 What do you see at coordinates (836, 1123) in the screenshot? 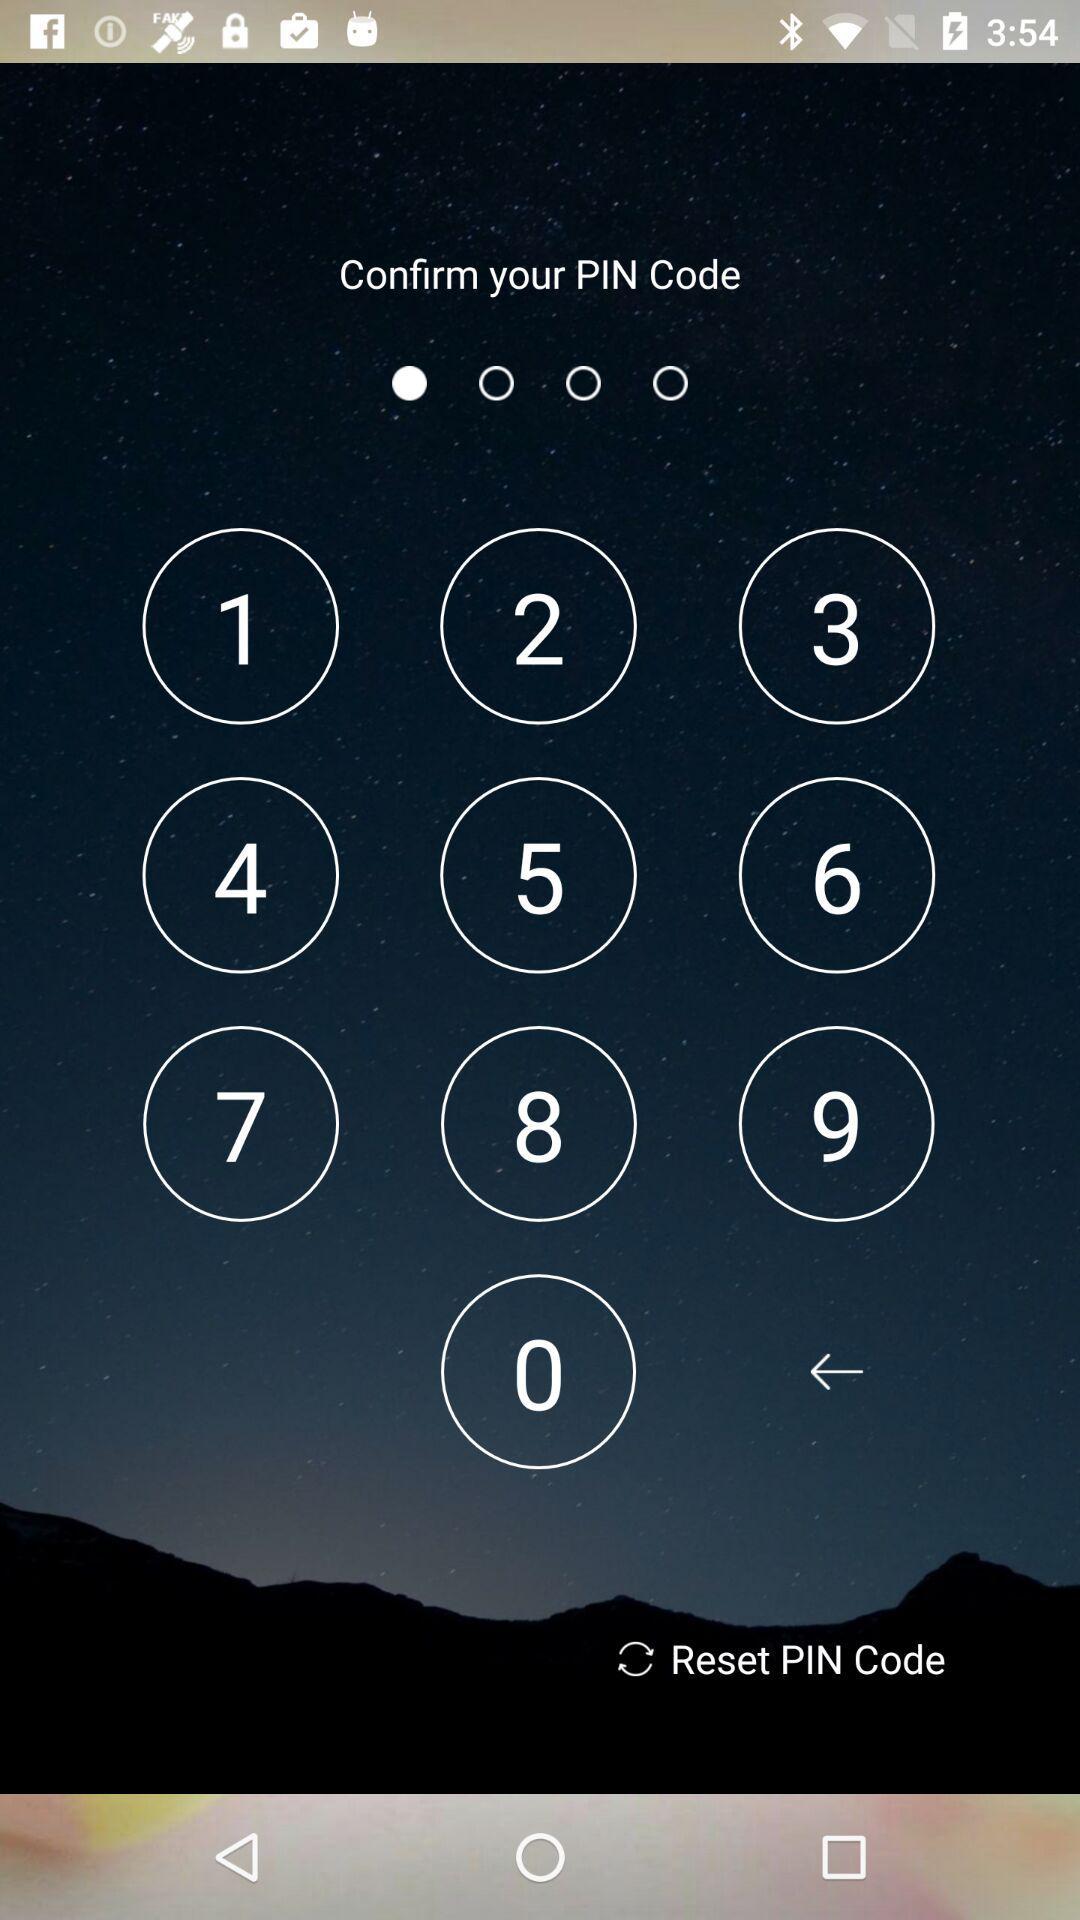
I see `the 9` at bounding box center [836, 1123].